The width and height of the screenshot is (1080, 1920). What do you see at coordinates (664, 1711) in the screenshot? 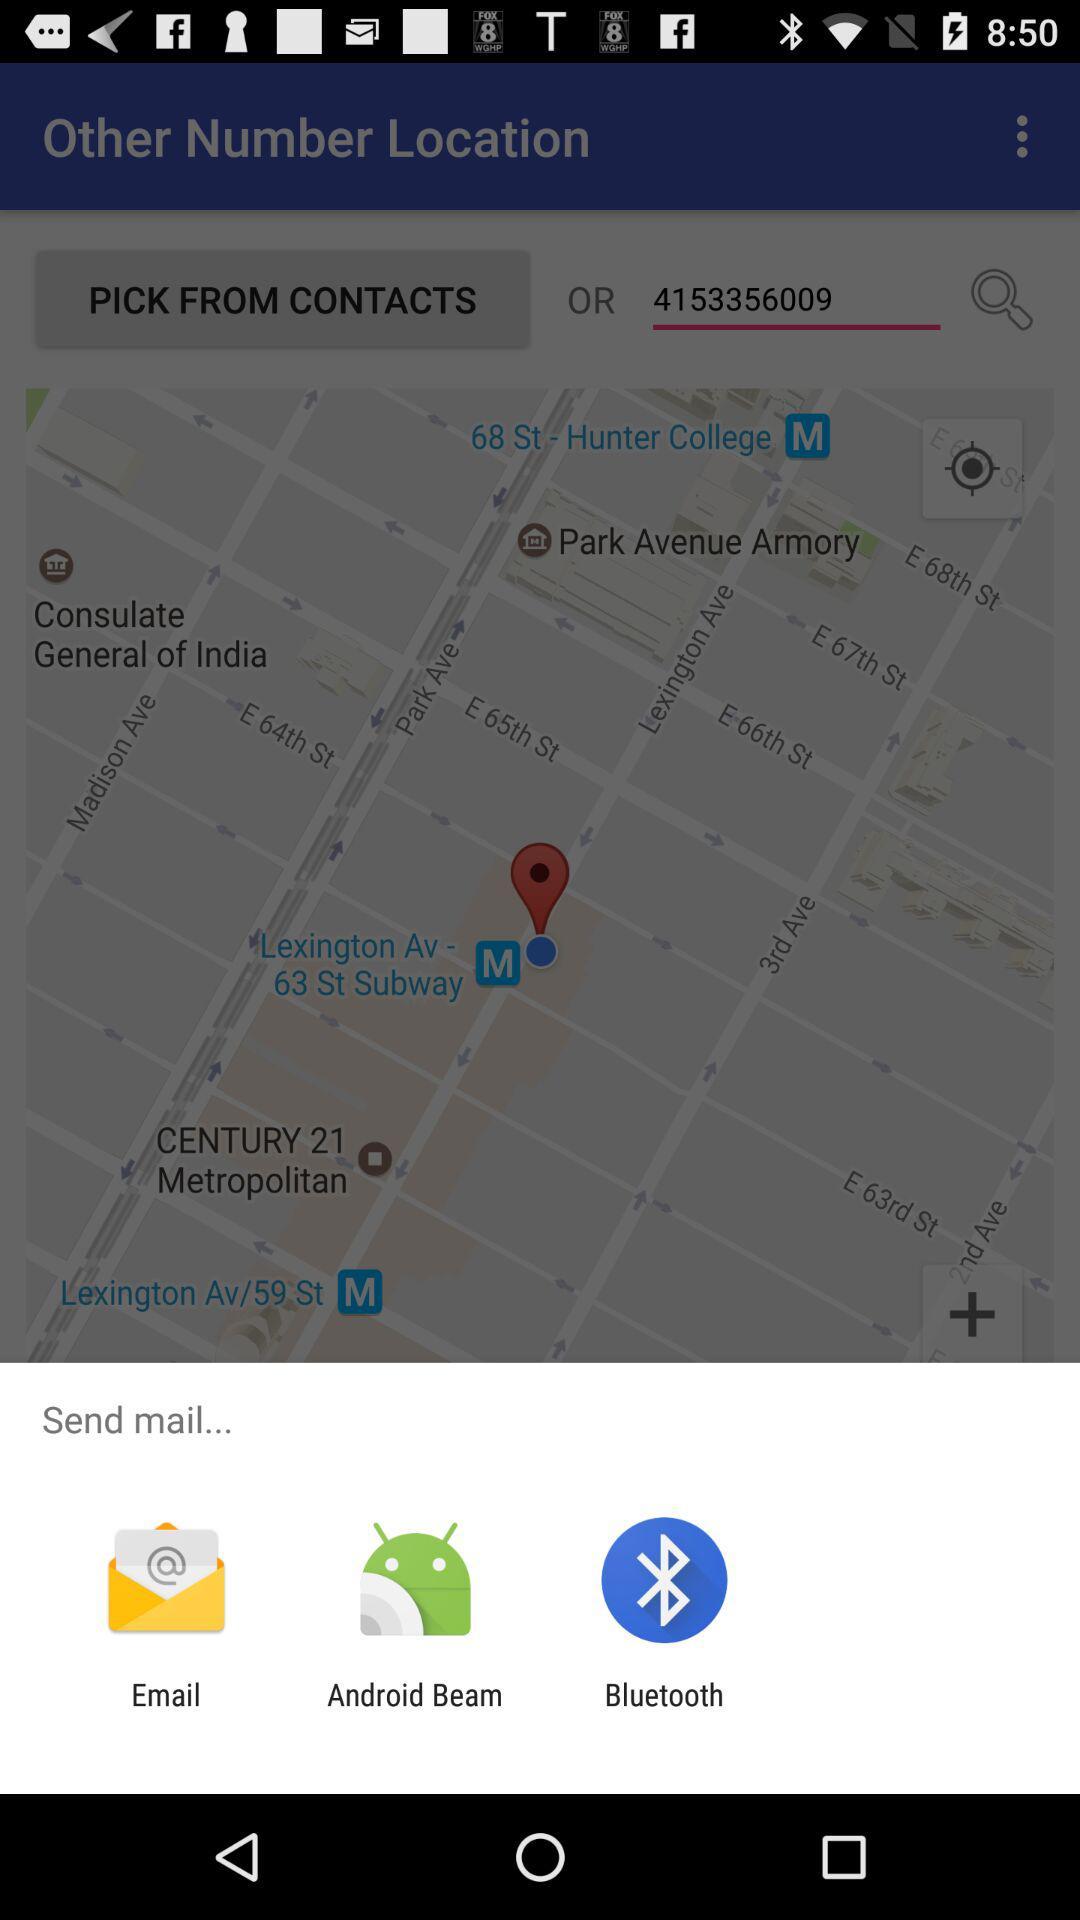
I see `icon next to android beam icon` at bounding box center [664, 1711].